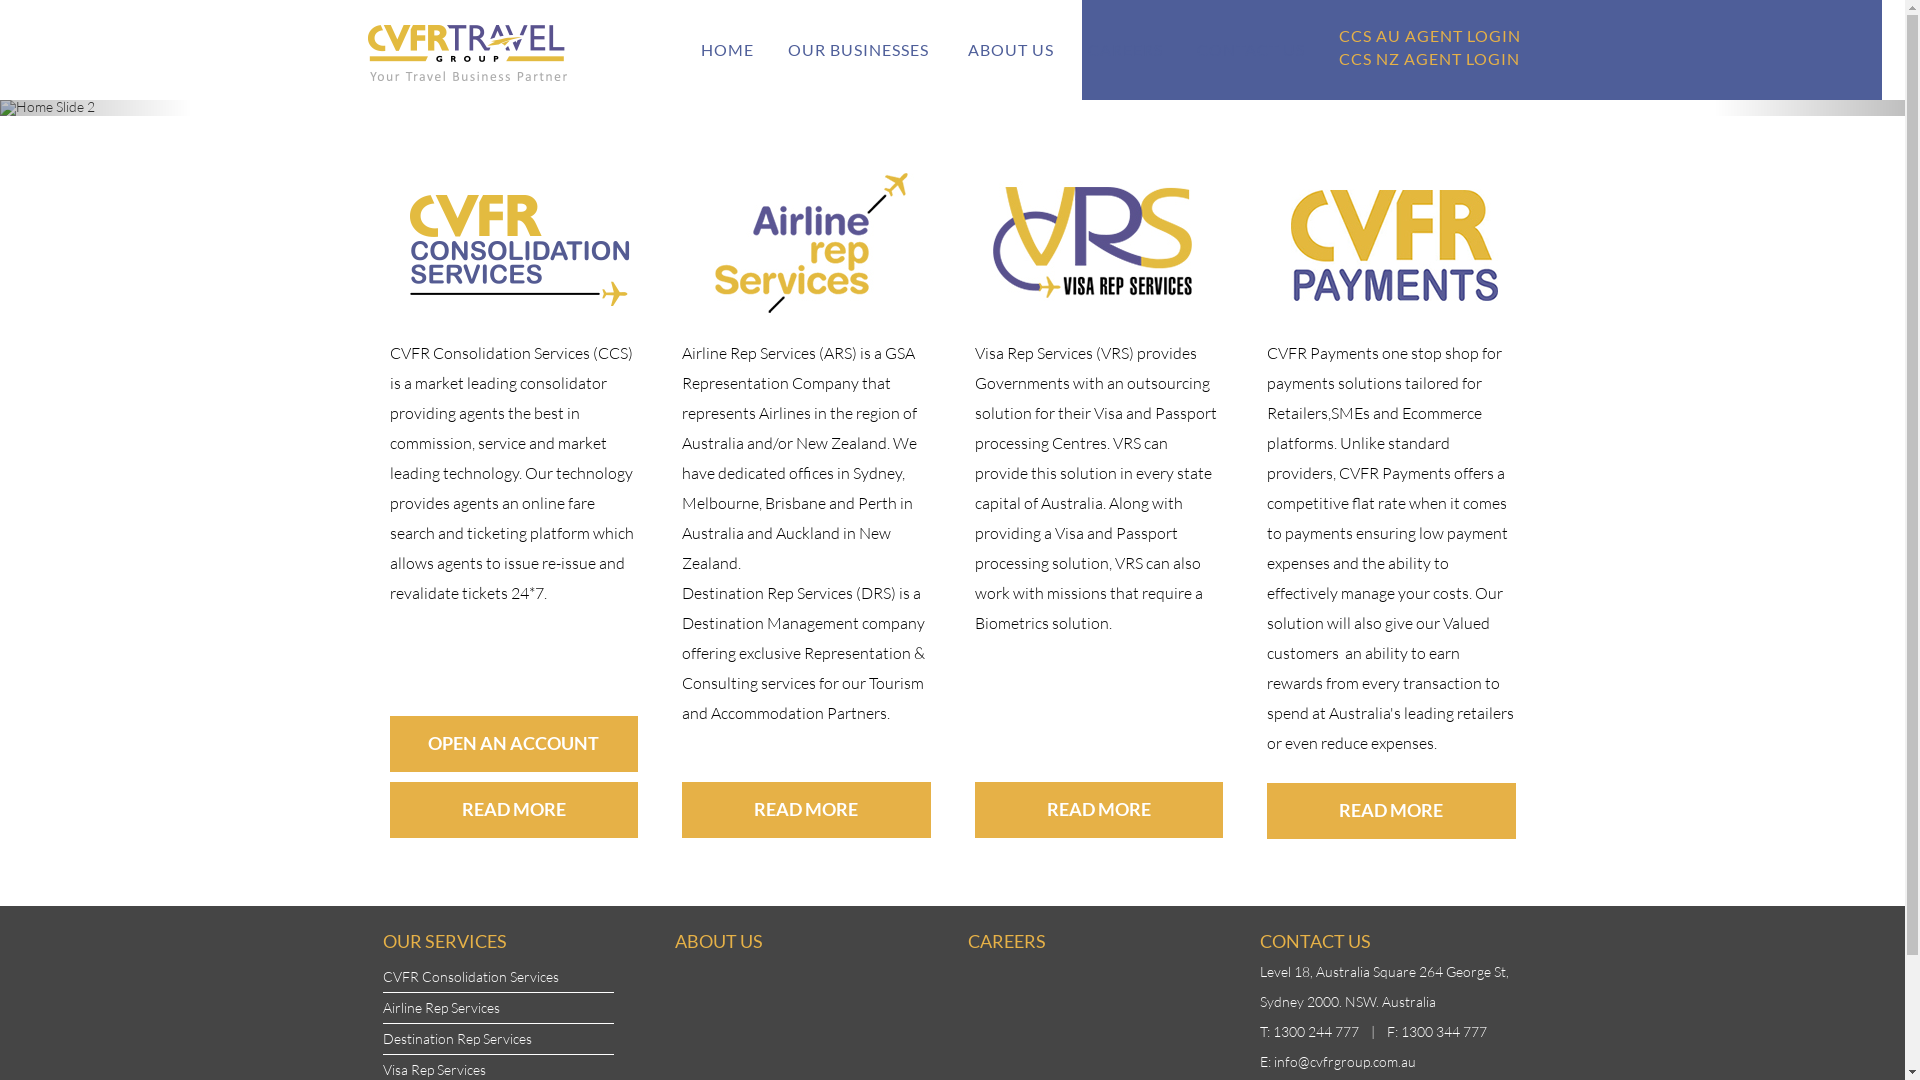  I want to click on 'Destination Rep Services', so click(455, 1037).